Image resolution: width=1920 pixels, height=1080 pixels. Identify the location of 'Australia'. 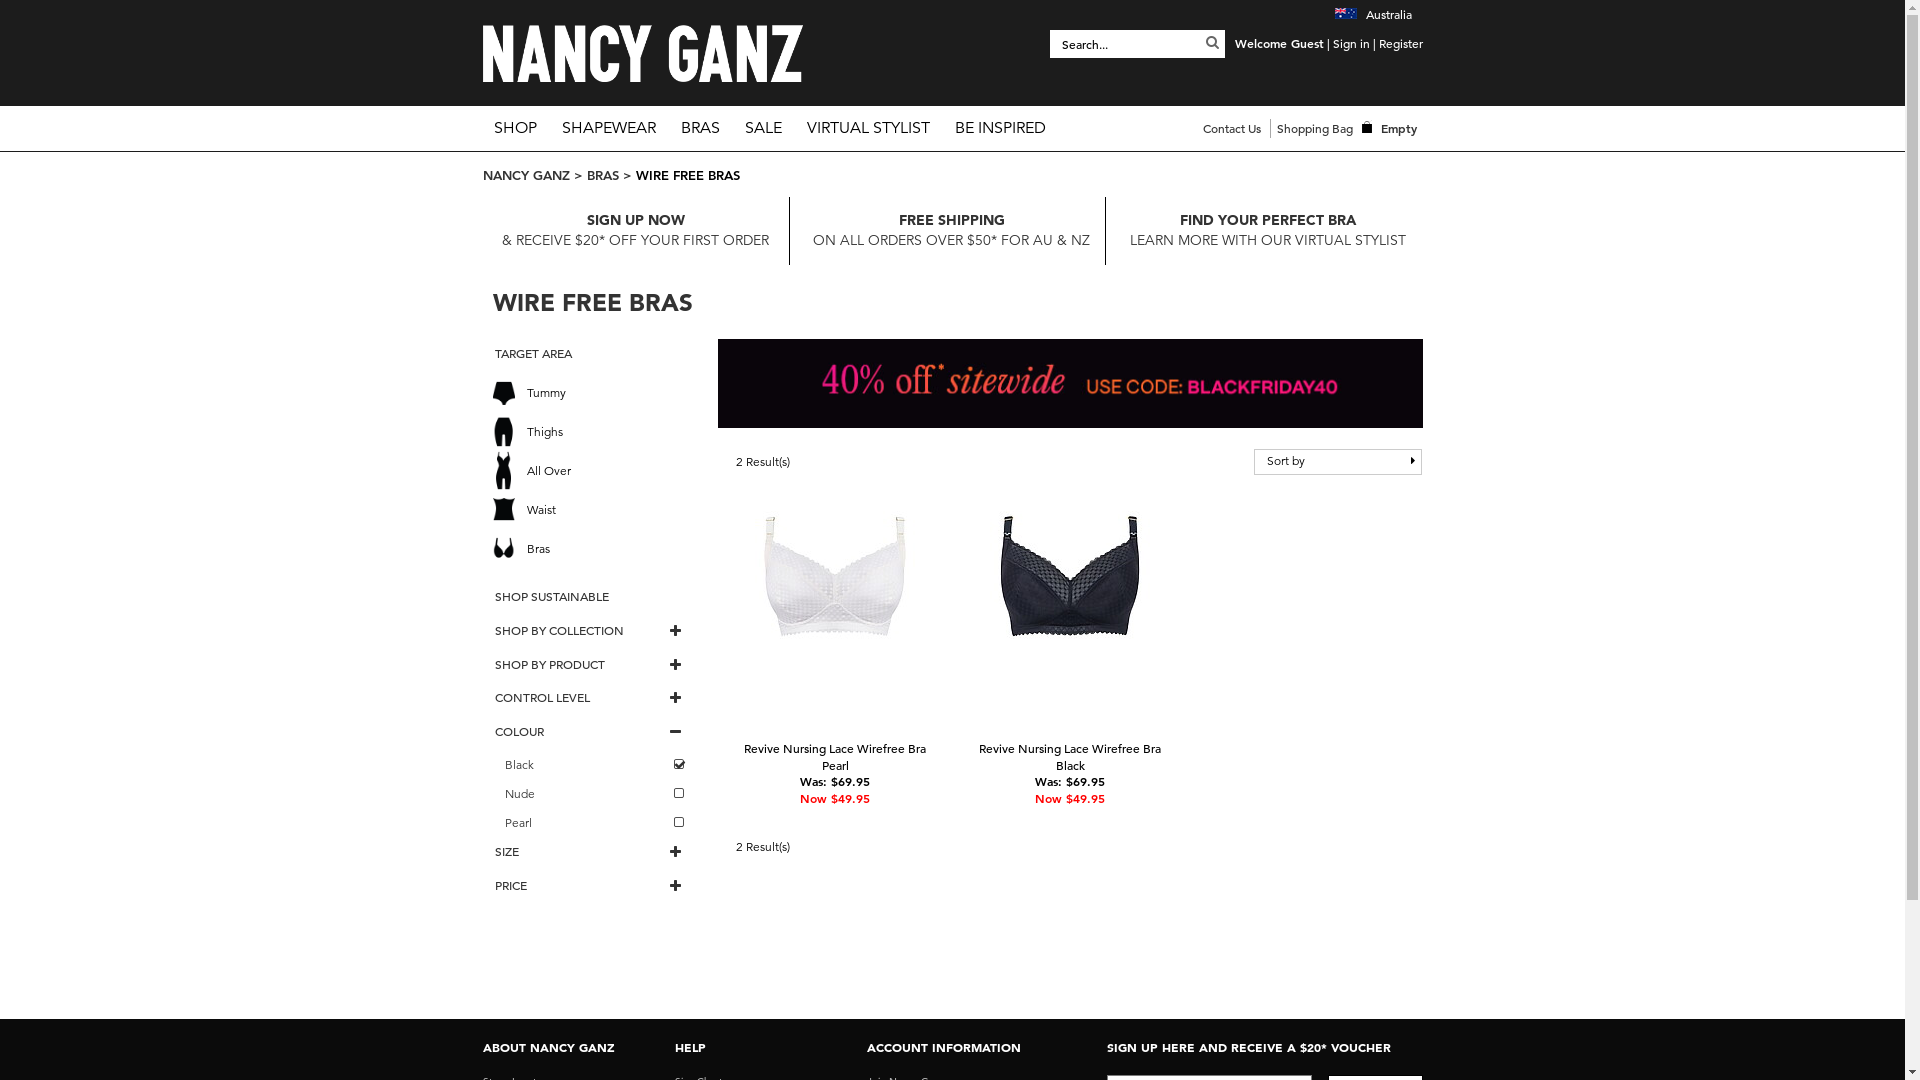
(1371, 14).